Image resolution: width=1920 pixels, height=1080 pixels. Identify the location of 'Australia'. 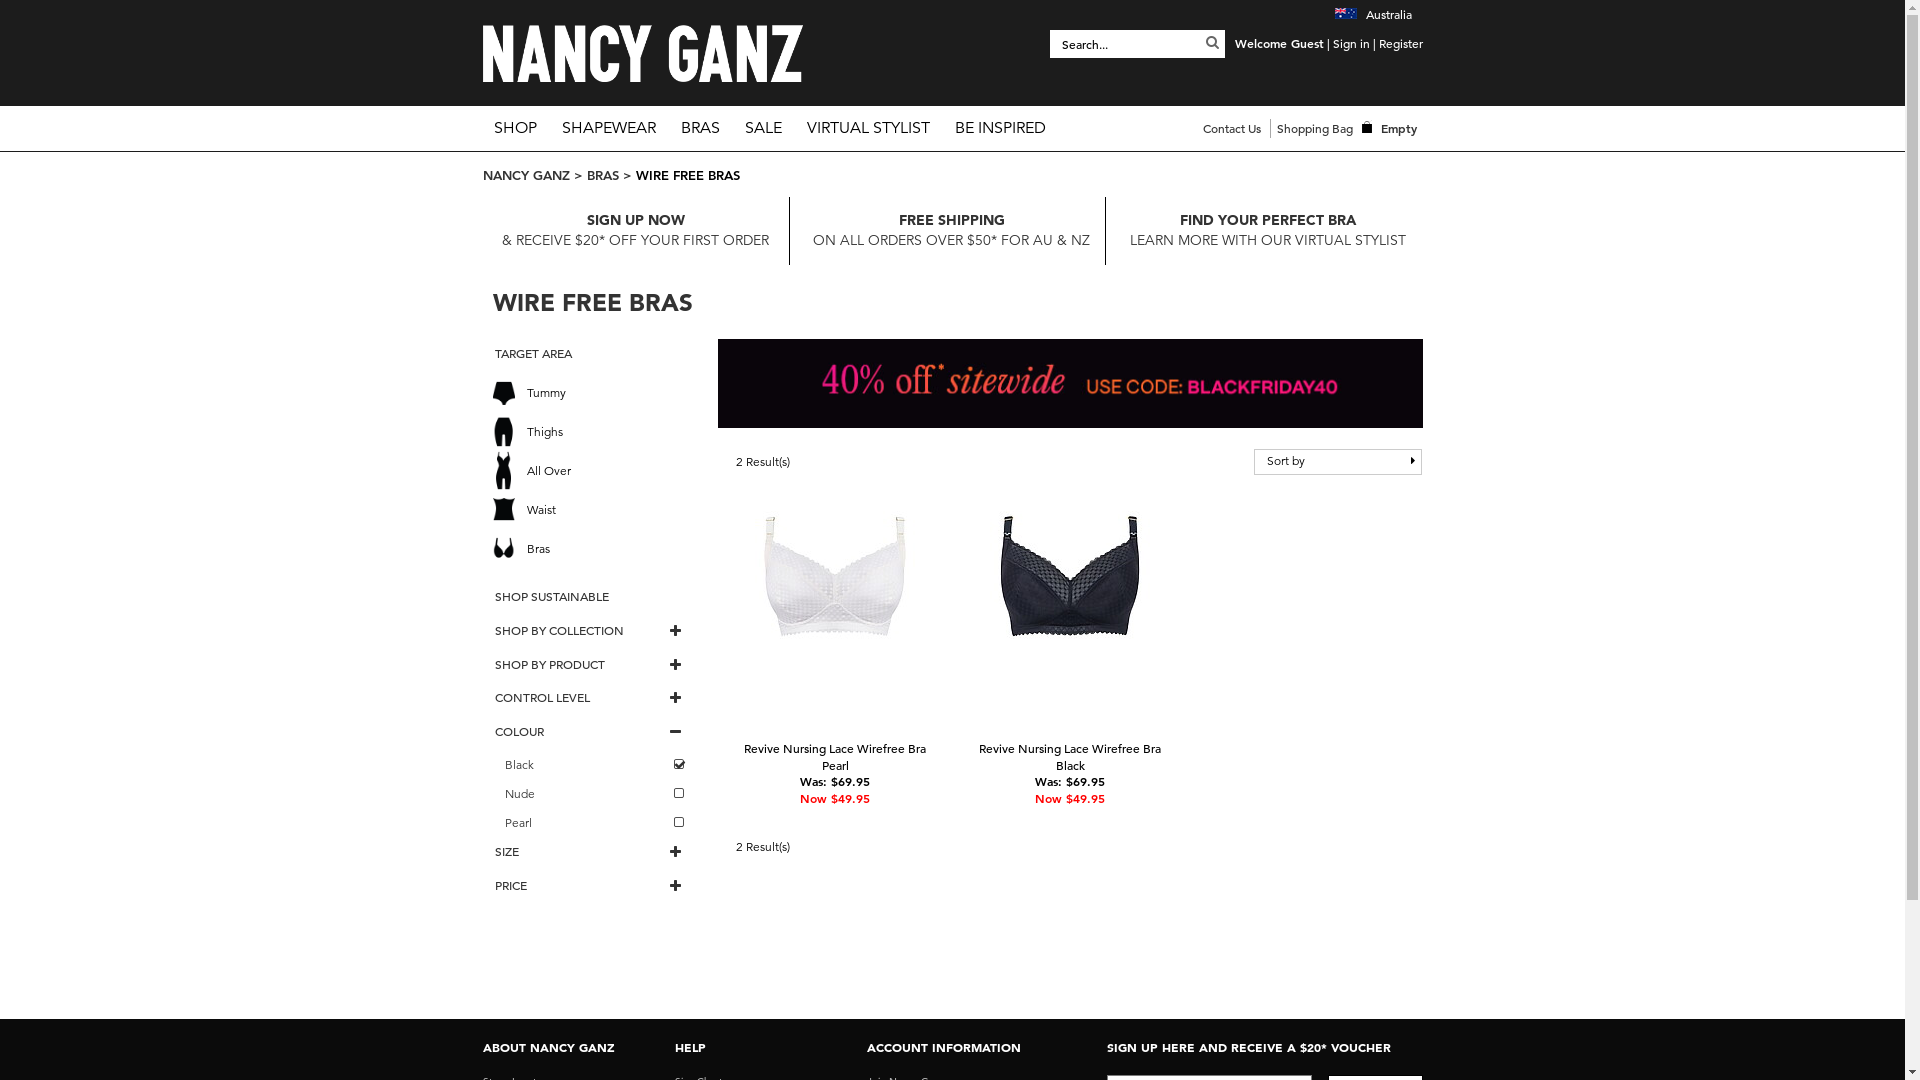
(1371, 14).